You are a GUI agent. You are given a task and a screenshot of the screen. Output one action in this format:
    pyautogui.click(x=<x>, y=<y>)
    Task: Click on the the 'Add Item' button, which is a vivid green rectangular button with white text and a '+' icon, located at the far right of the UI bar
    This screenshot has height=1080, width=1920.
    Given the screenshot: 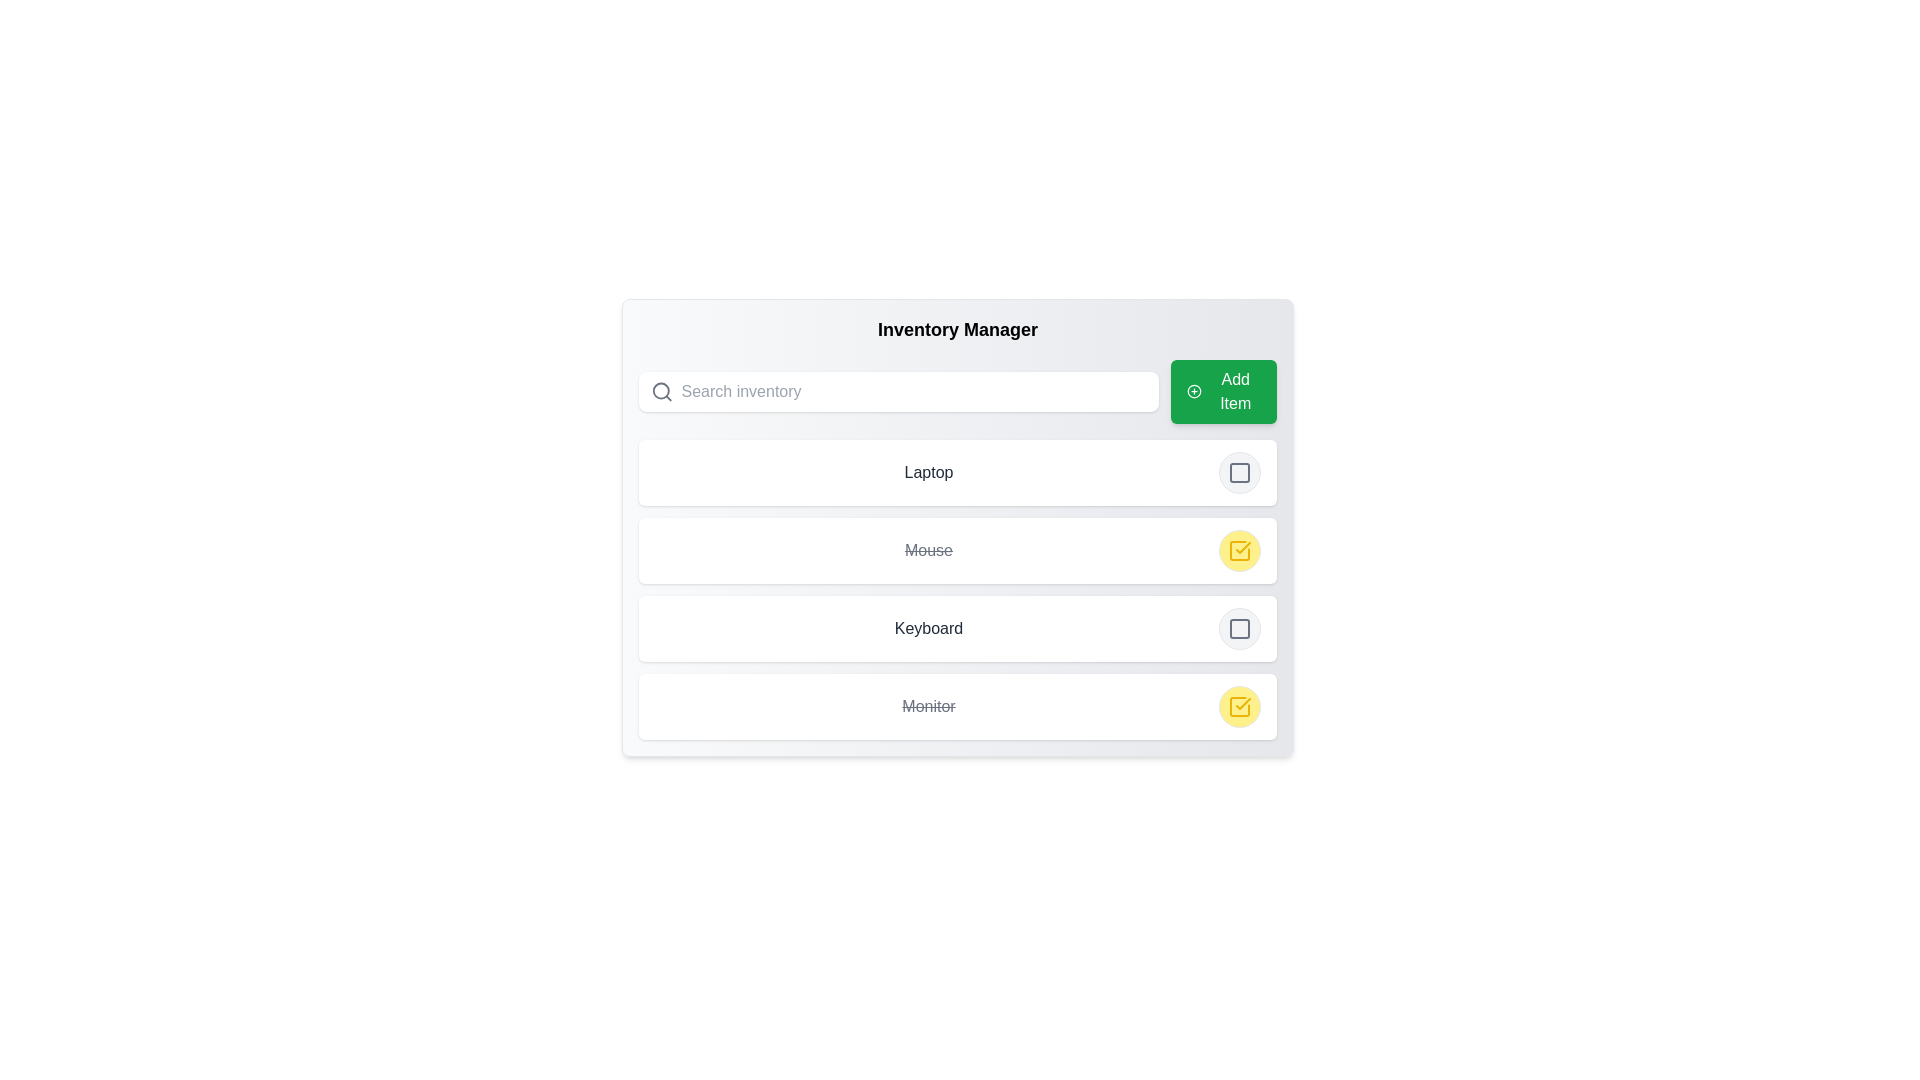 What is the action you would take?
    pyautogui.click(x=1222, y=392)
    